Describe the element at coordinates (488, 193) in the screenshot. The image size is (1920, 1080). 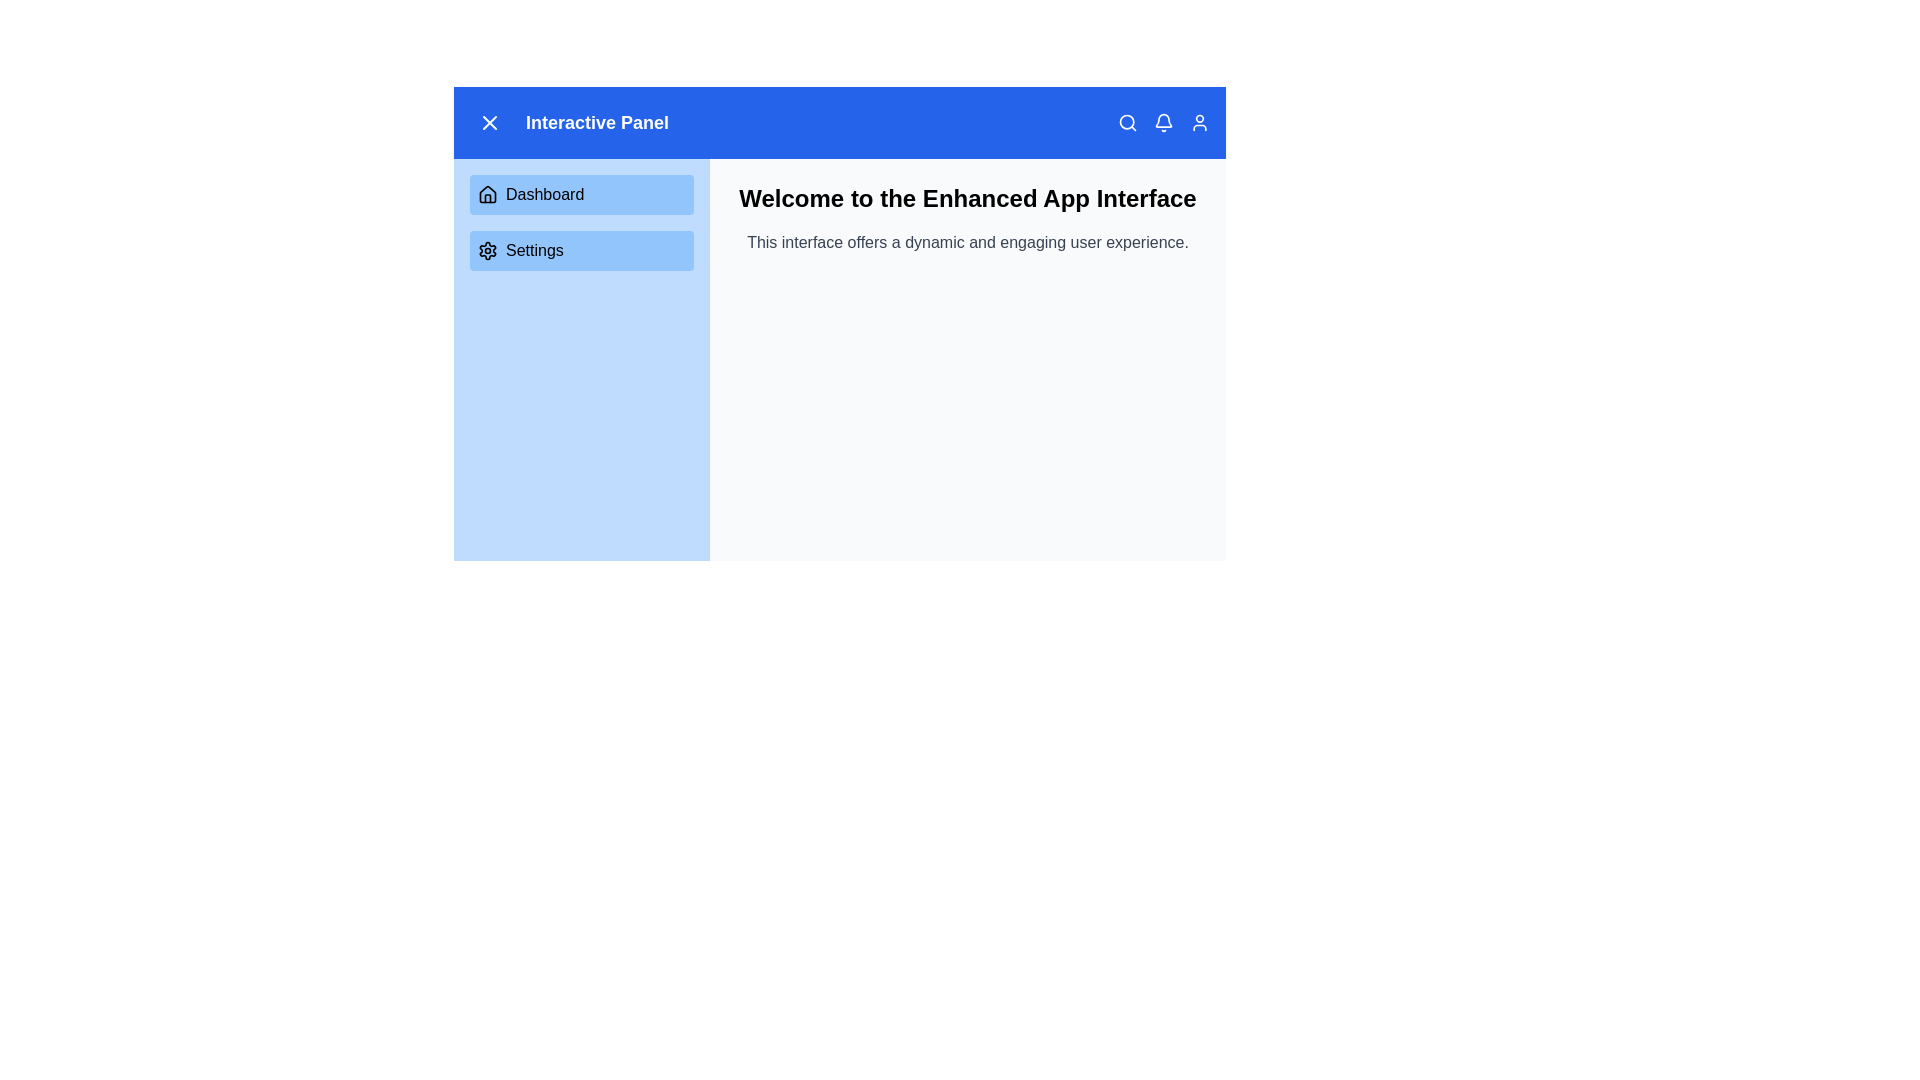
I see `the house icon representing the 'Dashboard' menu option, which is located in the sidebar panel as the first menu item above the settings gear icon` at that location.